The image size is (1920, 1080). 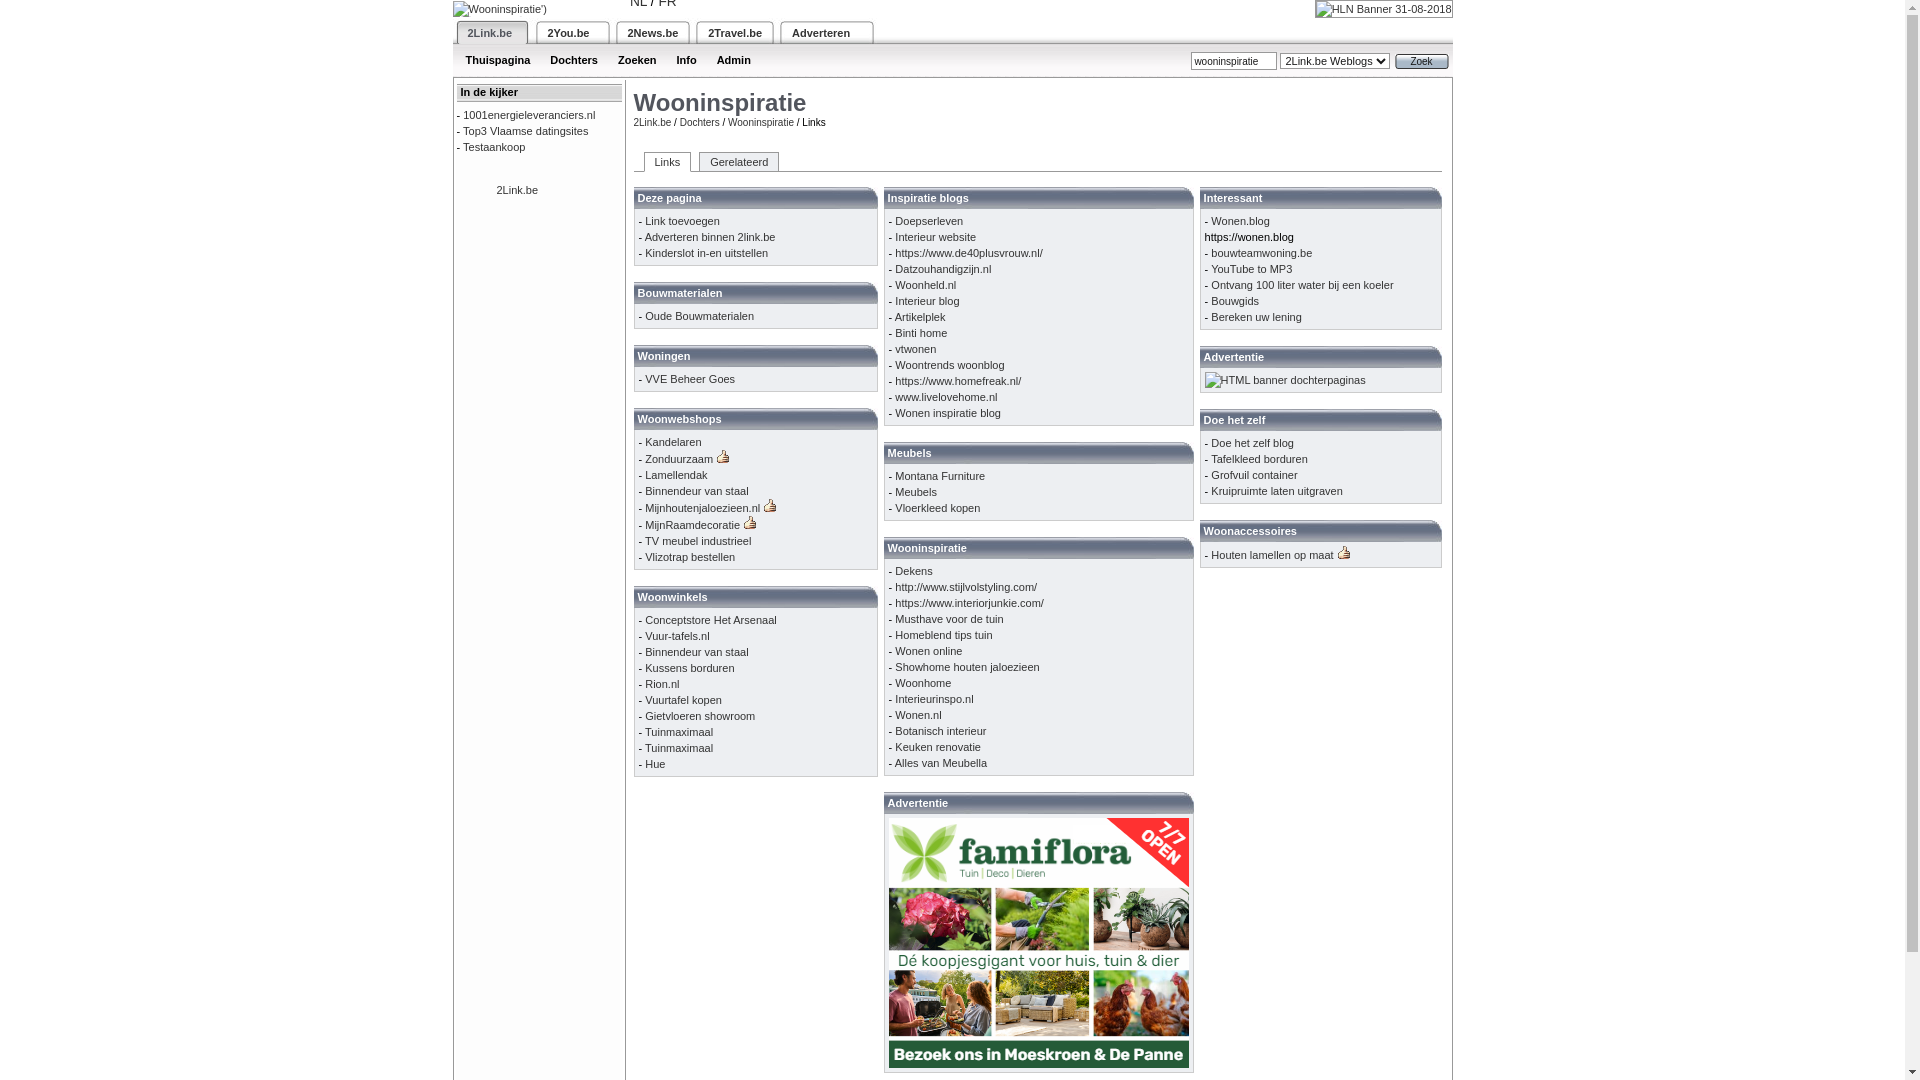 What do you see at coordinates (644, 474) in the screenshot?
I see `'Lamellendak'` at bounding box center [644, 474].